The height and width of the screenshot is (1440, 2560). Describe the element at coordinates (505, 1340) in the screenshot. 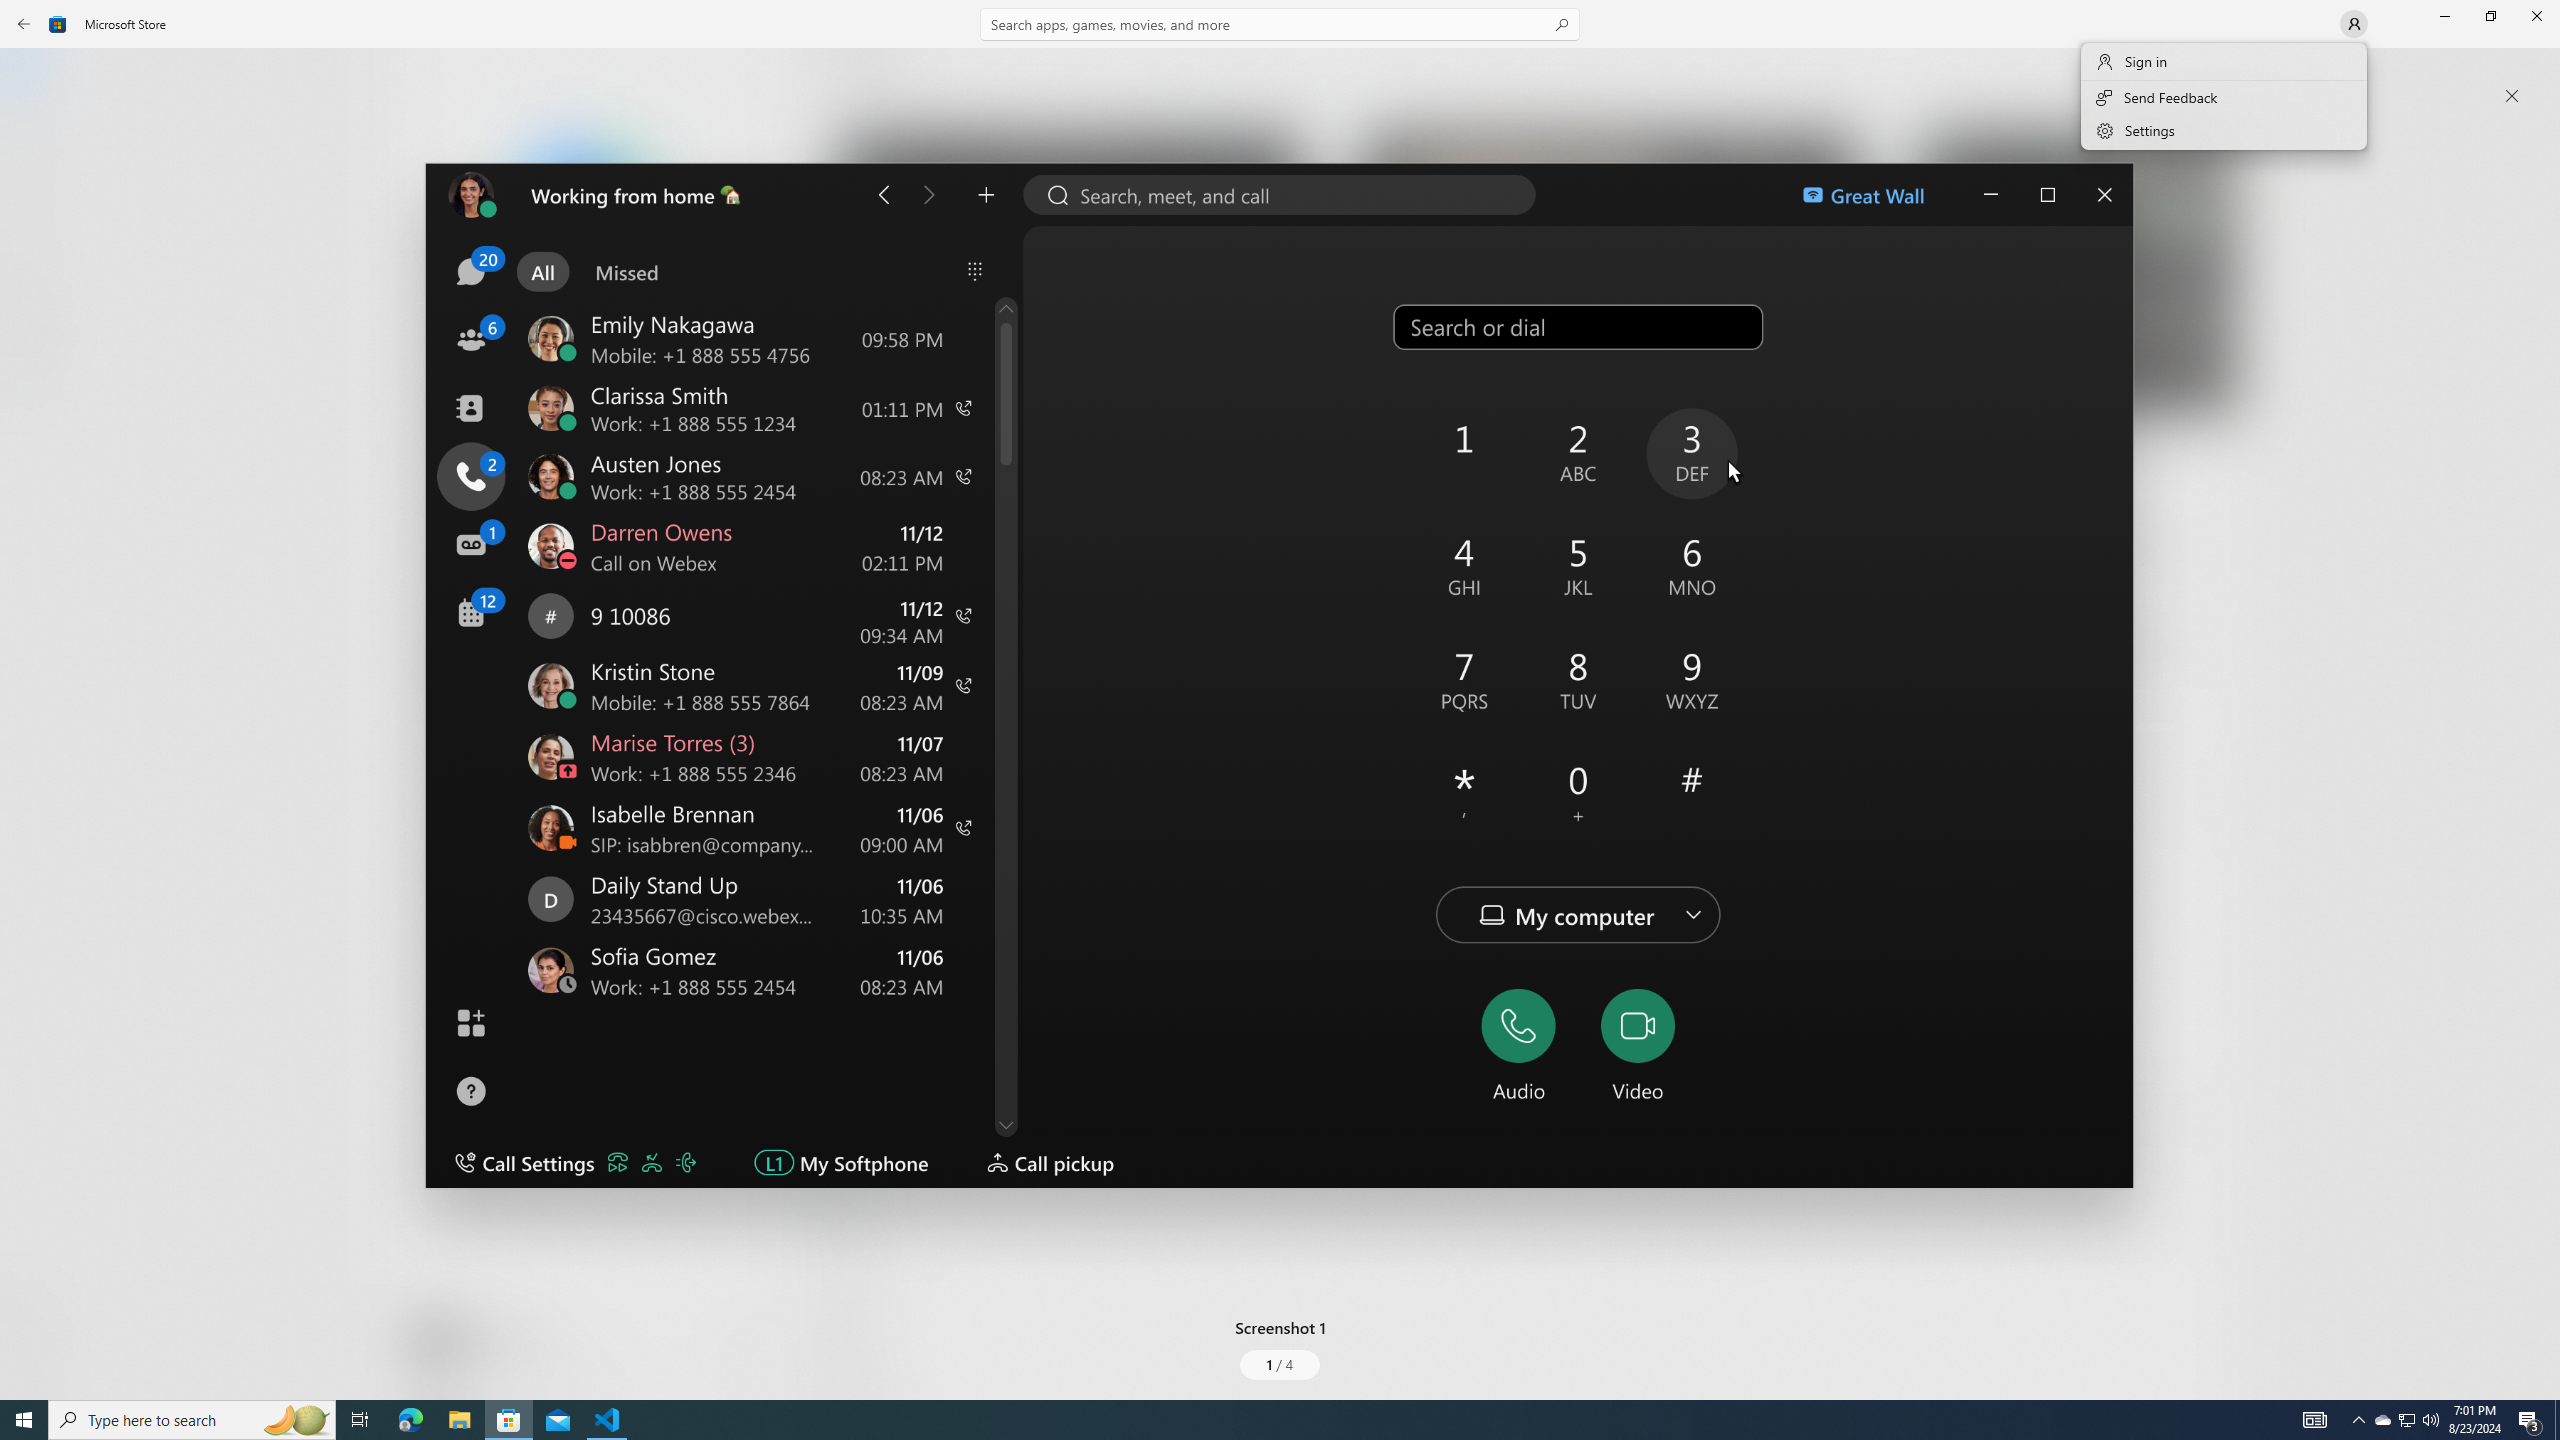

I see `'Age rating: EVERYONE. Click for more information.'` at that location.